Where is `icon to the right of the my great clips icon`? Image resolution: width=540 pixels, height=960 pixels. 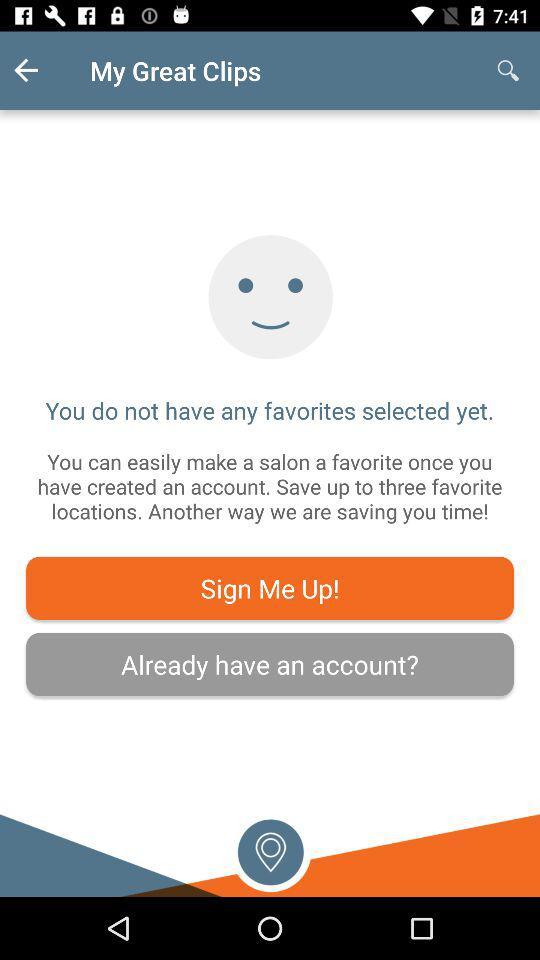 icon to the right of the my great clips icon is located at coordinates (508, 70).